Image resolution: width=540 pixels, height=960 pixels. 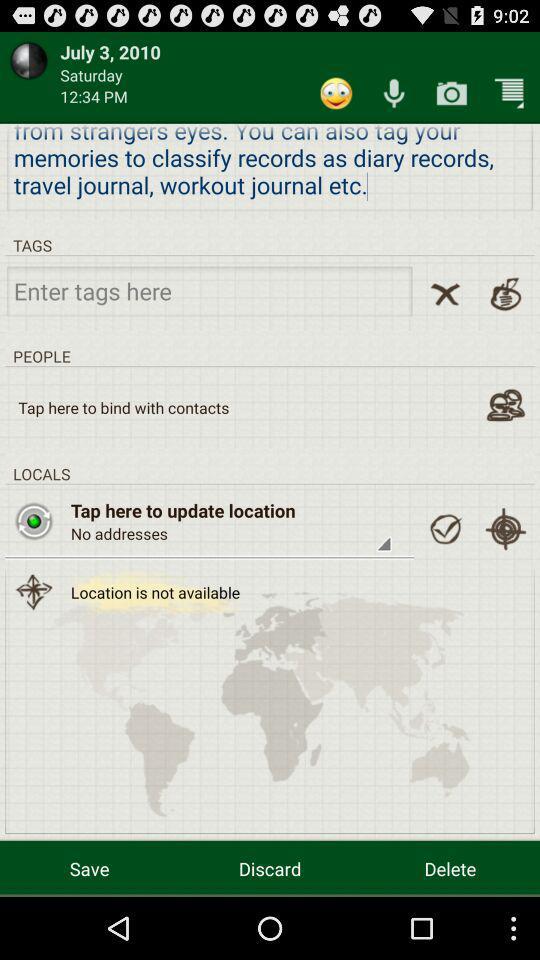 What do you see at coordinates (451, 93) in the screenshot?
I see `camera` at bounding box center [451, 93].